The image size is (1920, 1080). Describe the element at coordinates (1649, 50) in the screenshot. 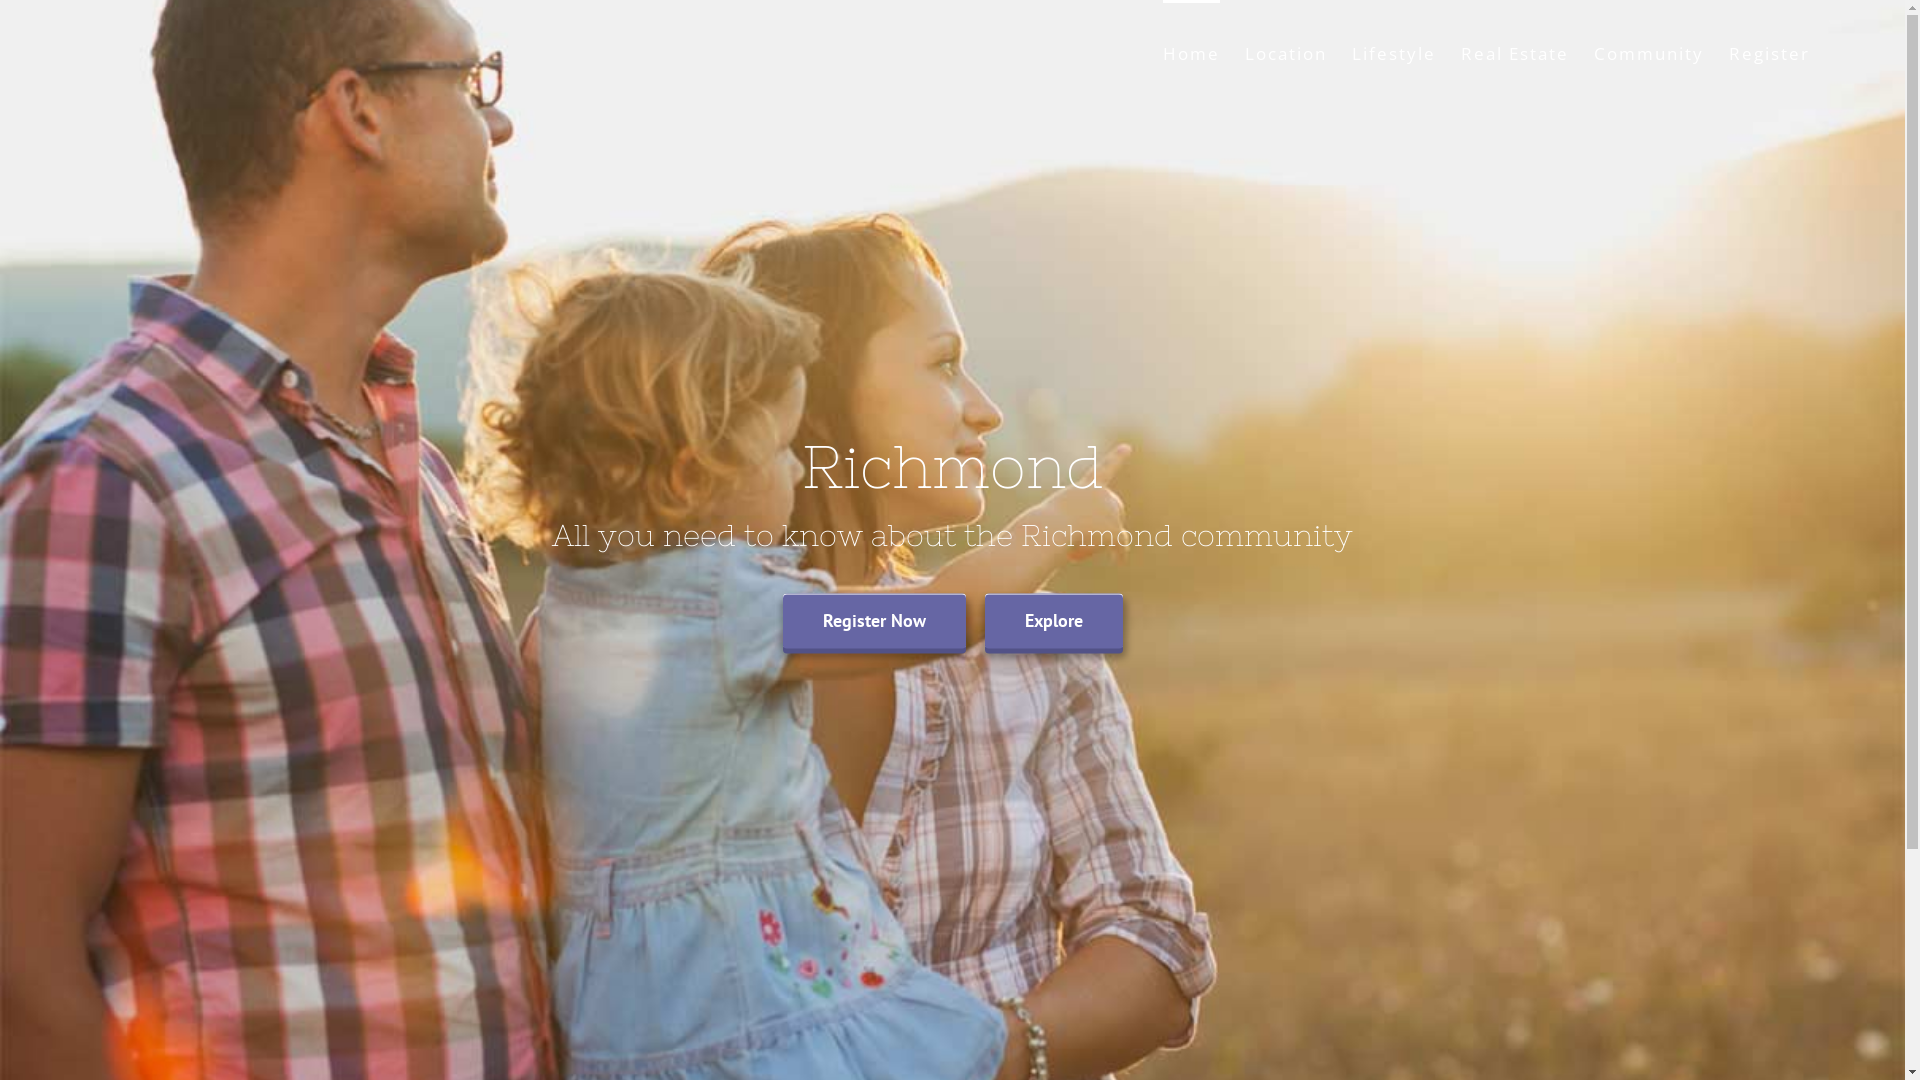

I see `'Community'` at that location.